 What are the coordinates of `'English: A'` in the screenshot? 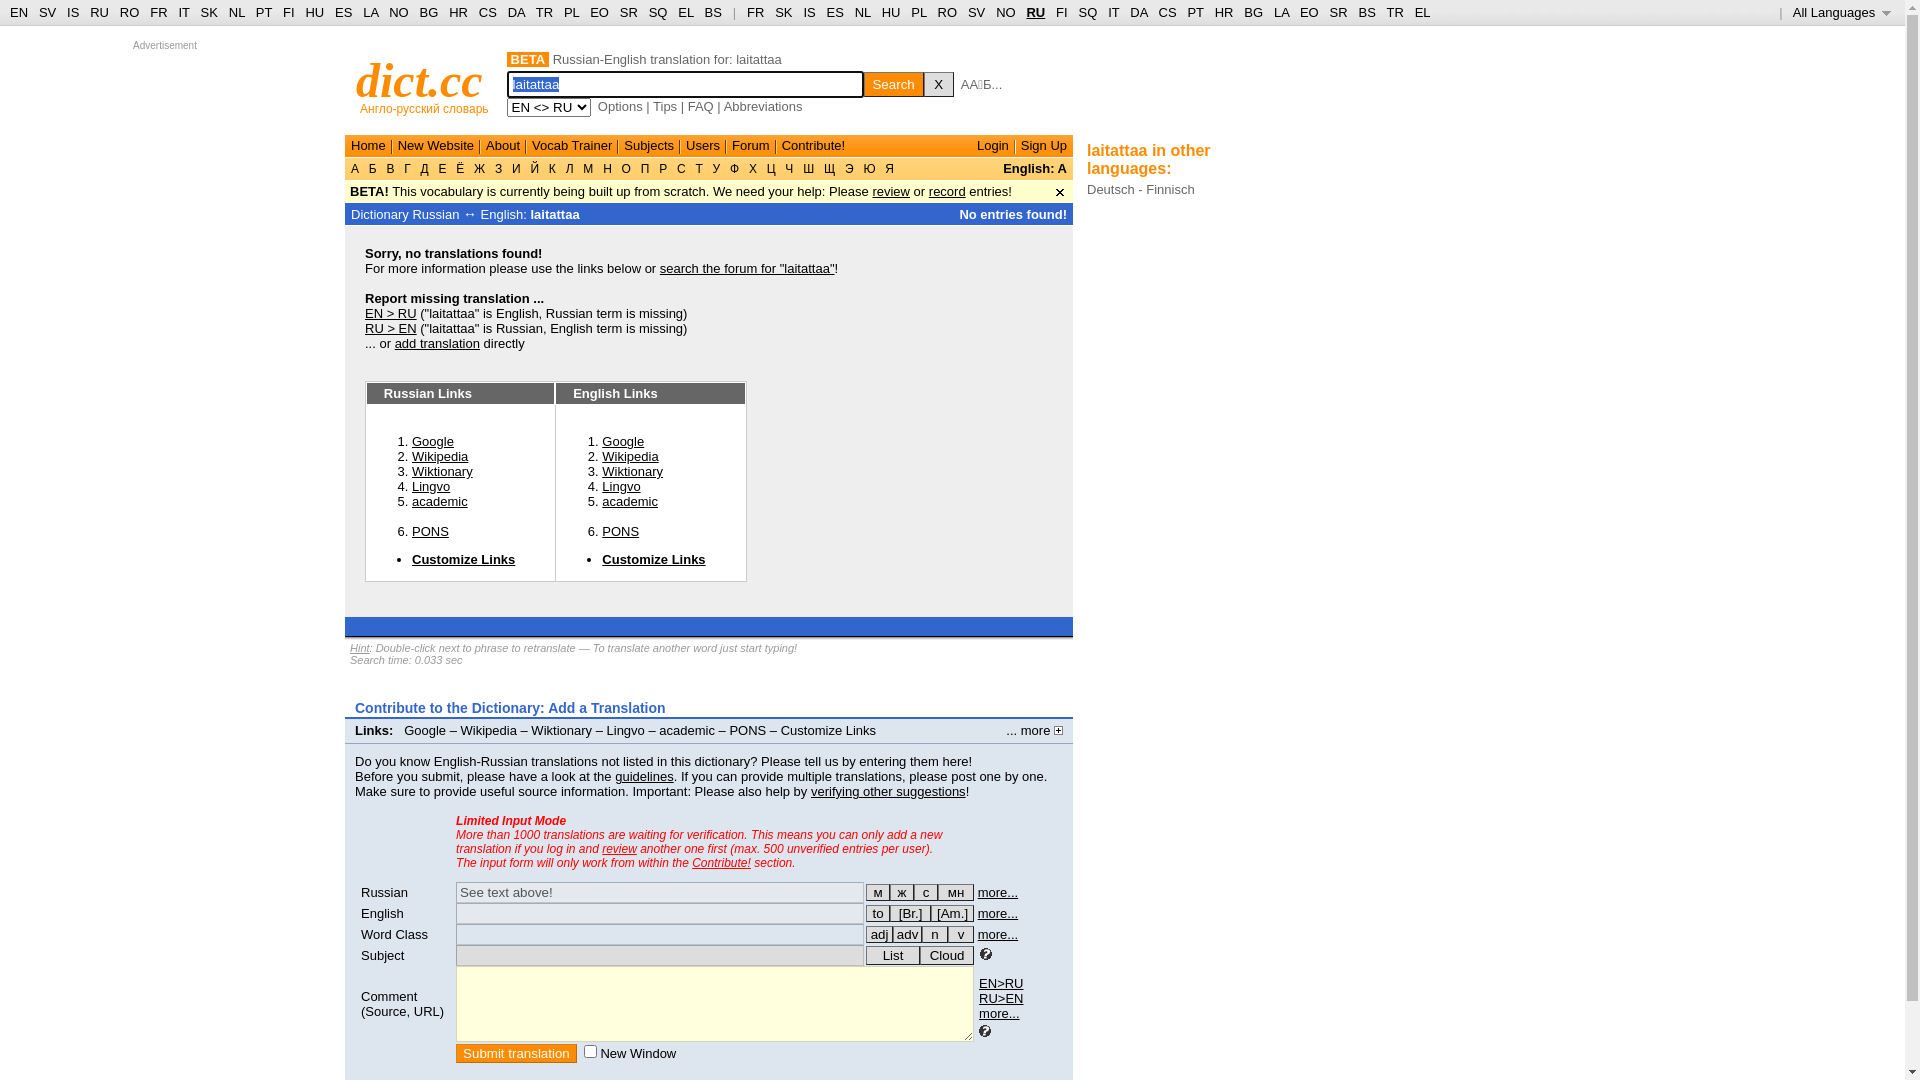 It's located at (1035, 167).